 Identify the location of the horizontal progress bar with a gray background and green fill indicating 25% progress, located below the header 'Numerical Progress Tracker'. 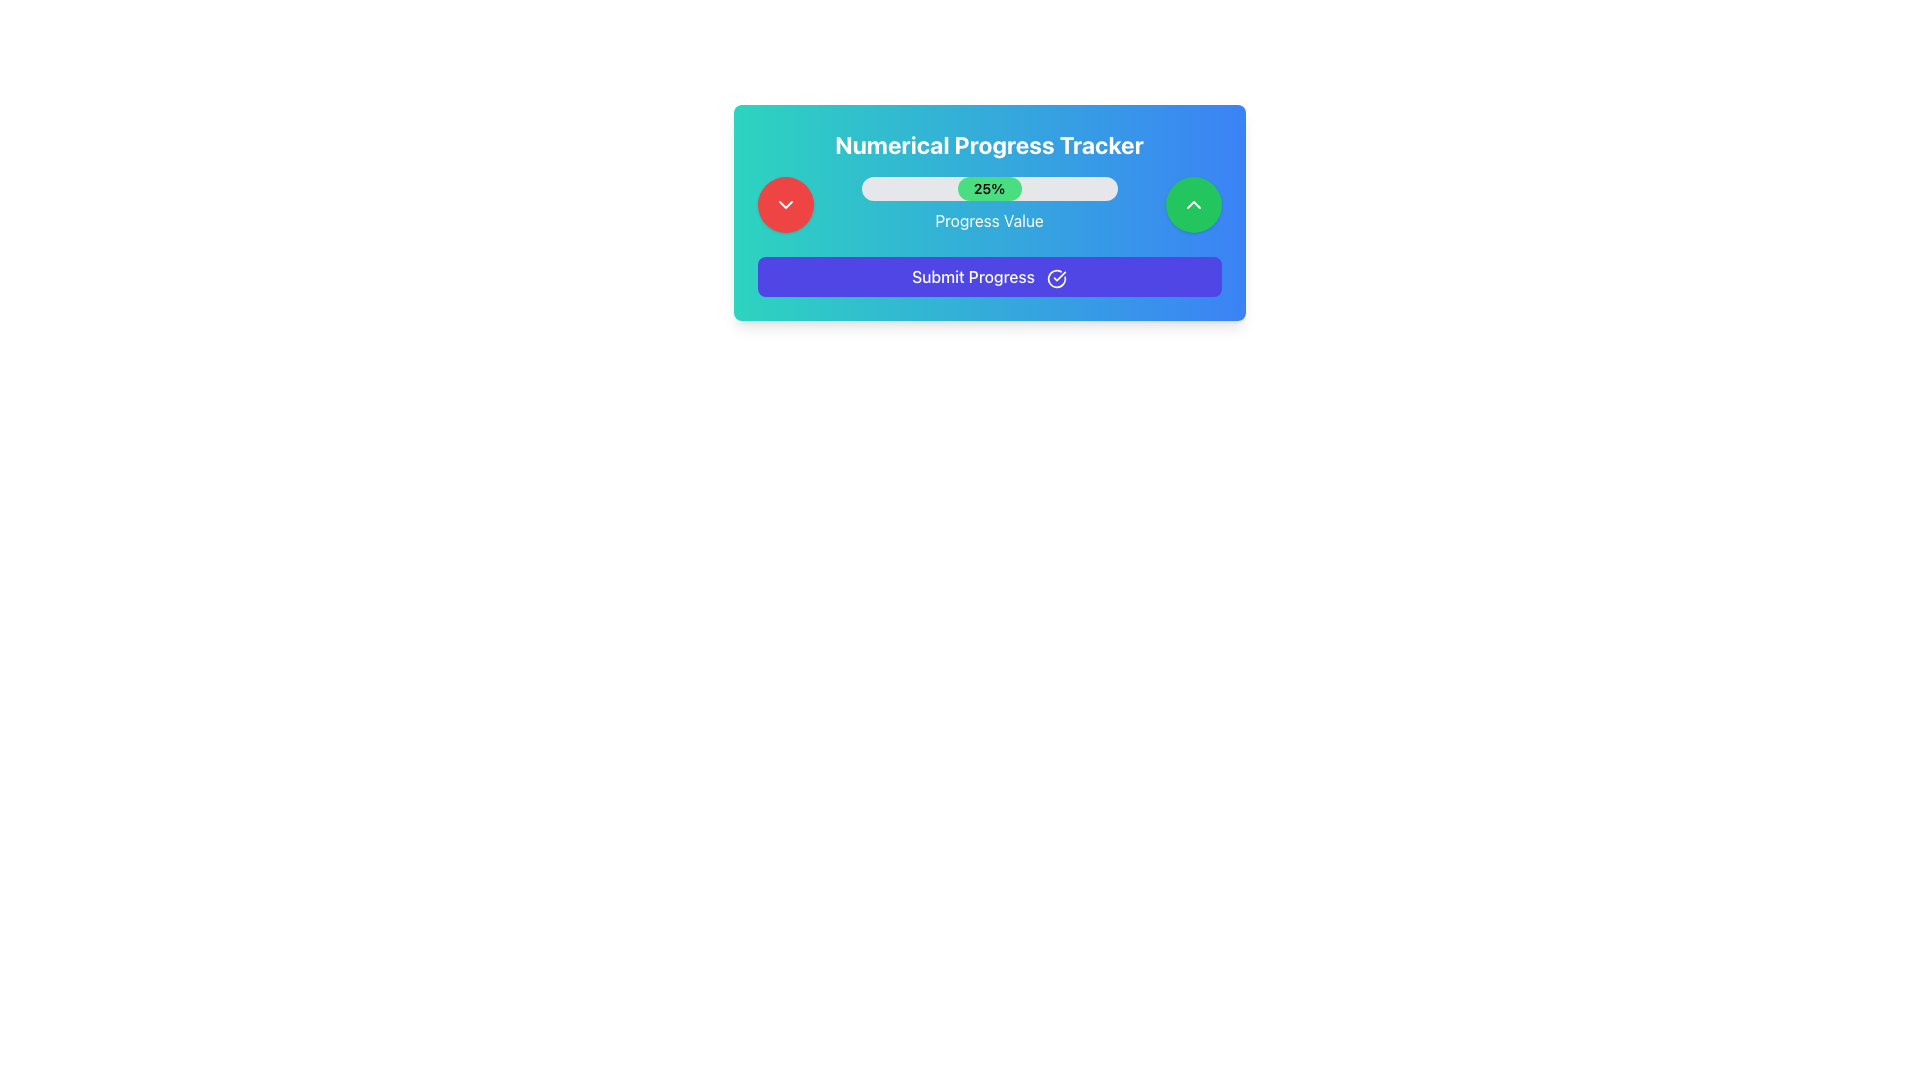
(989, 189).